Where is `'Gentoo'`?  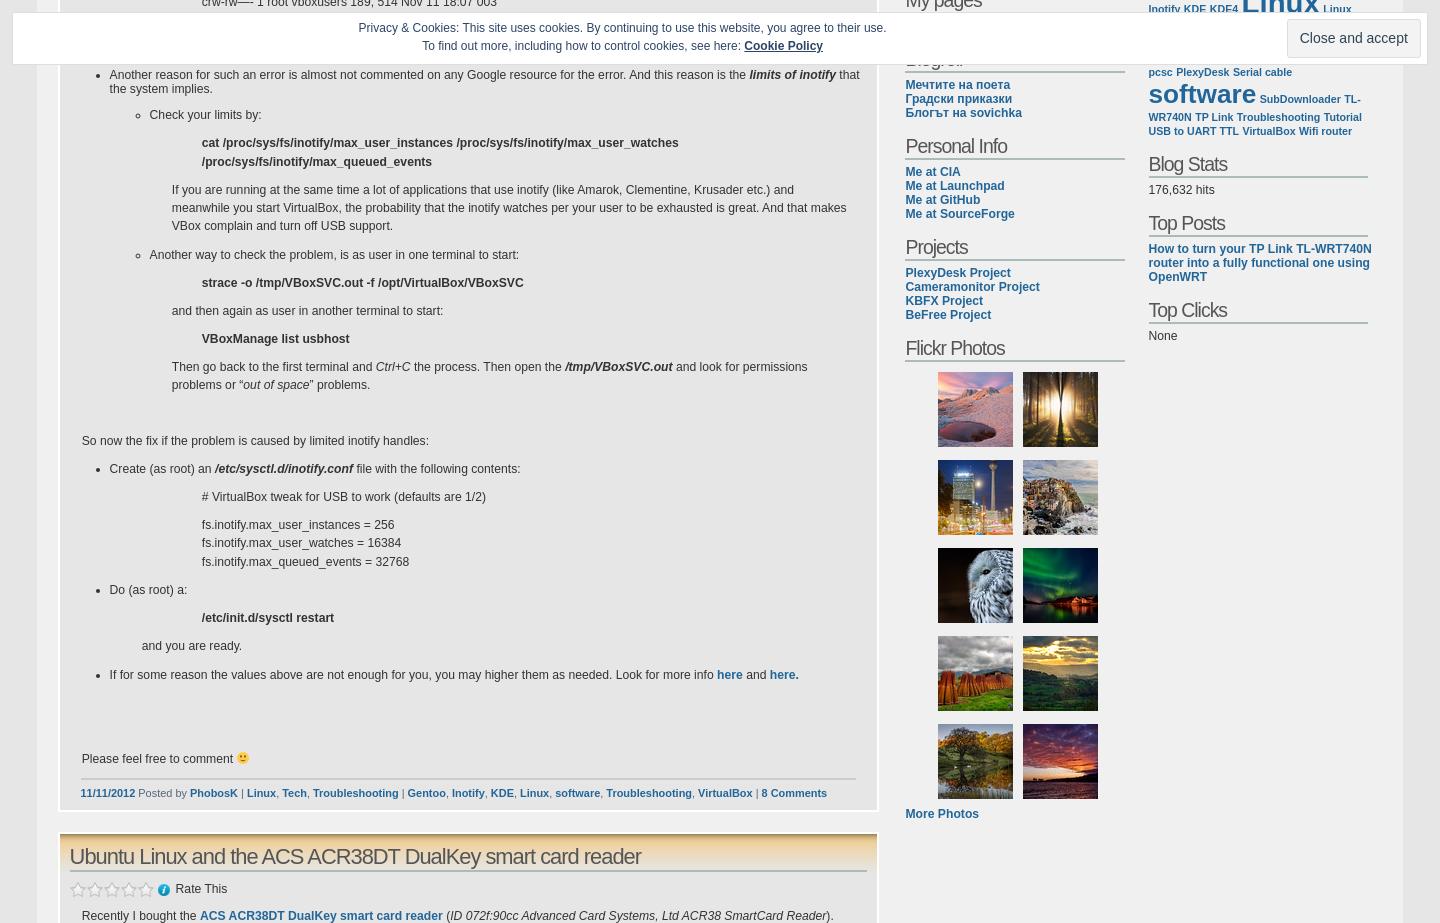
'Gentoo' is located at coordinates (425, 791).